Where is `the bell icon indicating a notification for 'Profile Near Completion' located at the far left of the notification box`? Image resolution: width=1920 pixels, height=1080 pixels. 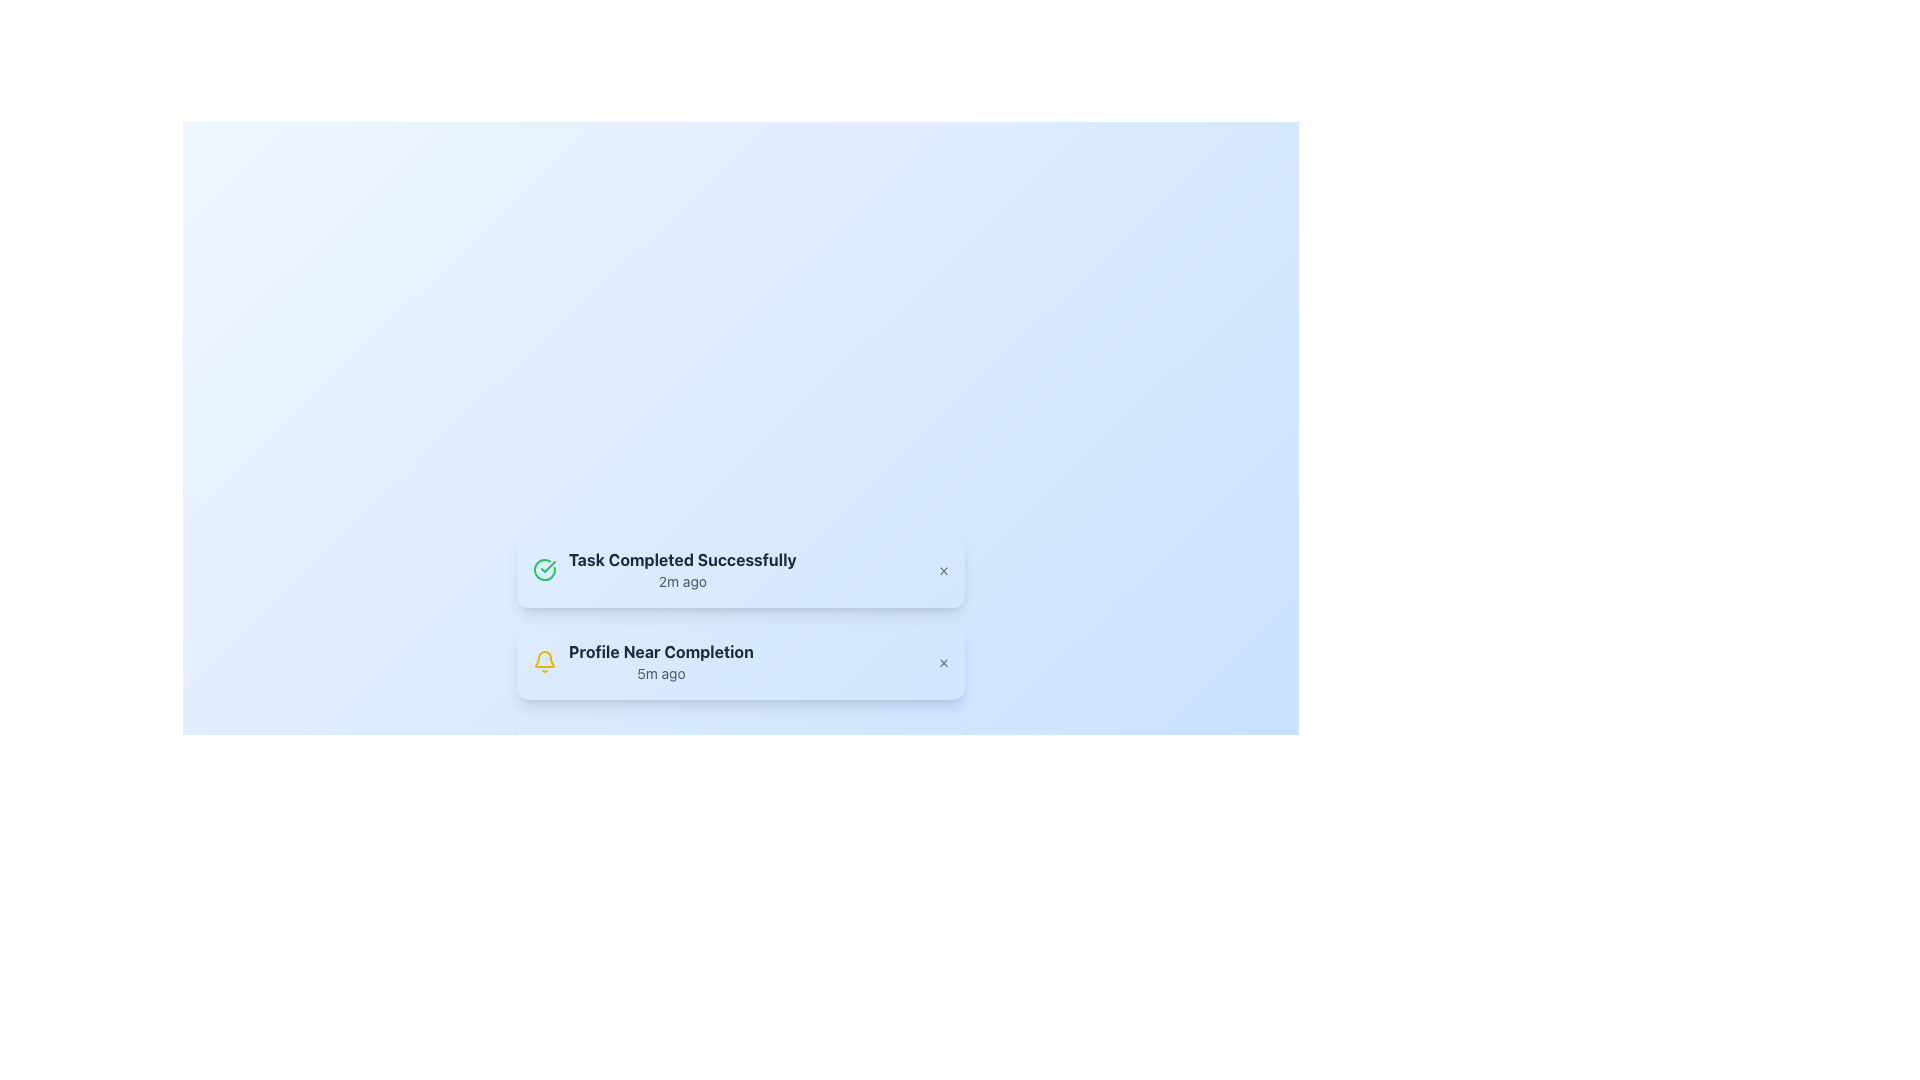 the bell icon indicating a notification for 'Profile Near Completion' located at the far left of the notification box is located at coordinates (545, 662).